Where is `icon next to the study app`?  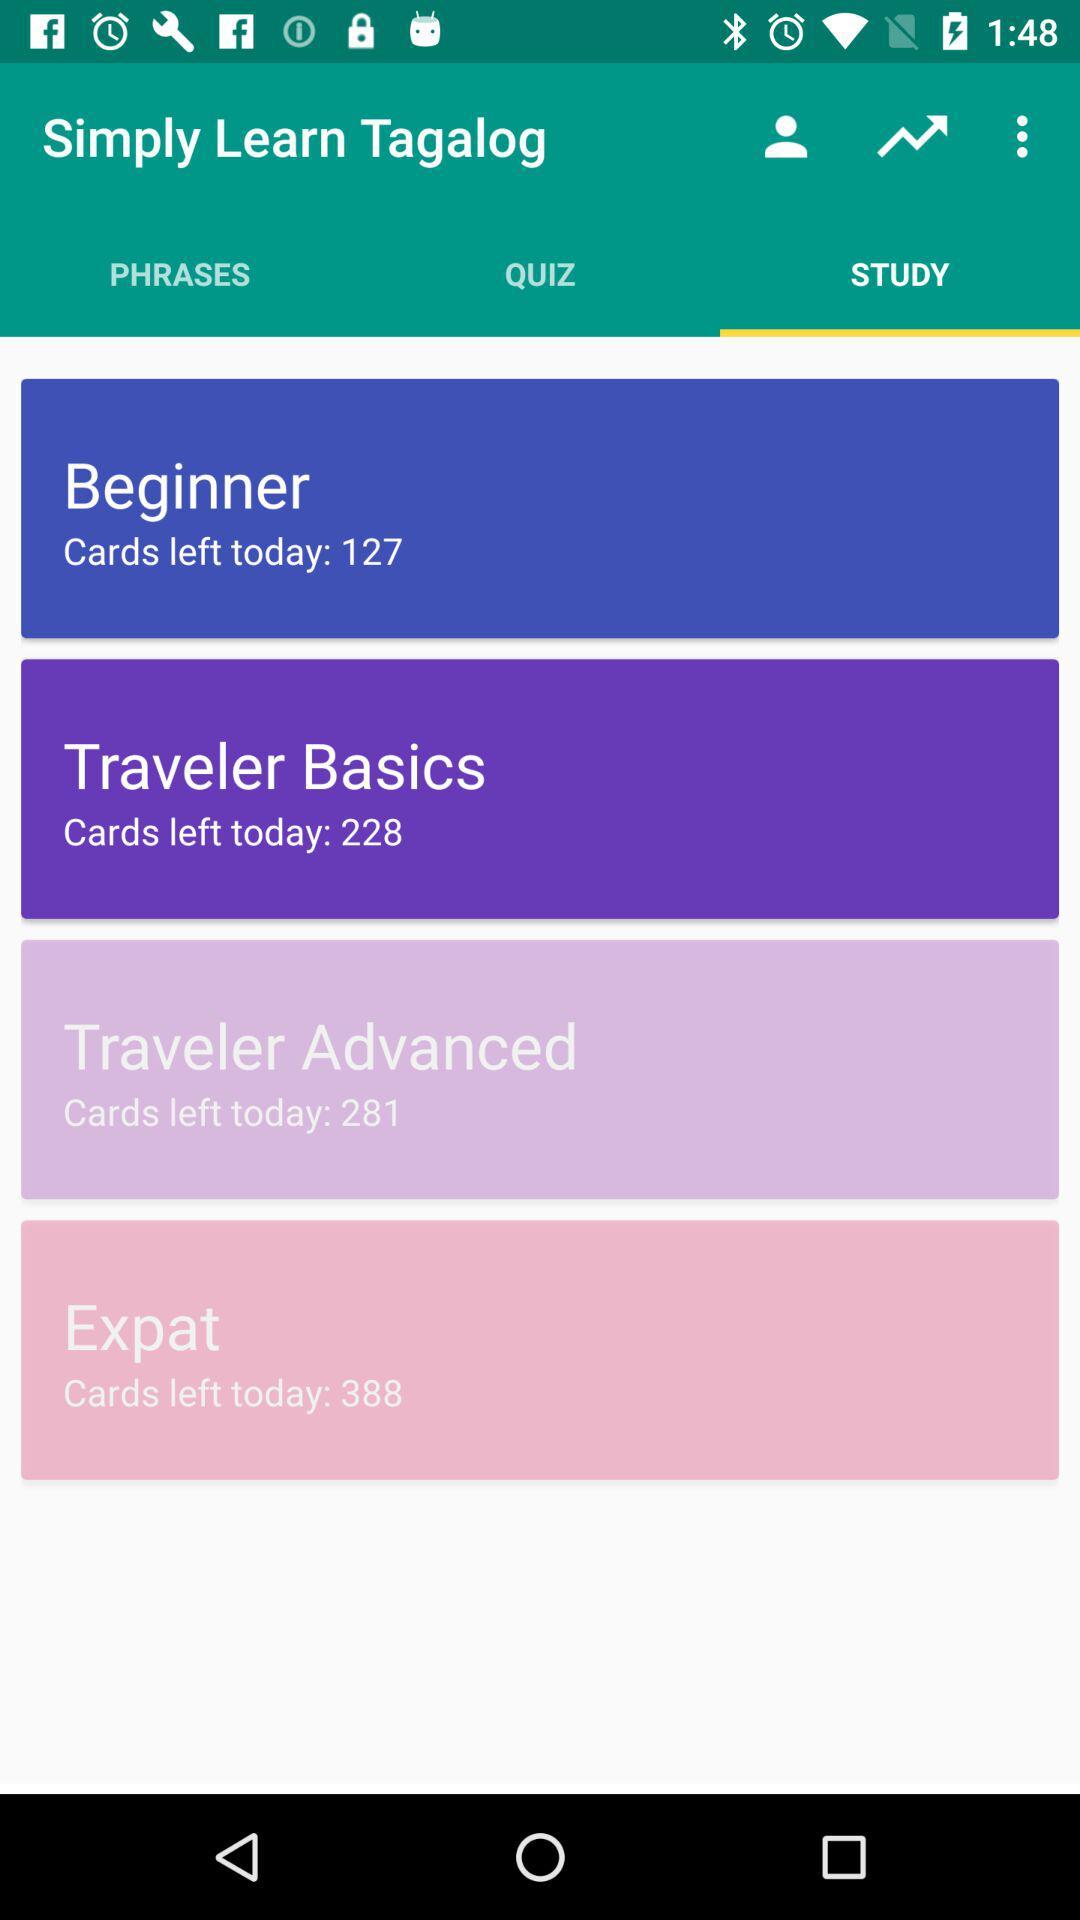
icon next to the study app is located at coordinates (540, 272).